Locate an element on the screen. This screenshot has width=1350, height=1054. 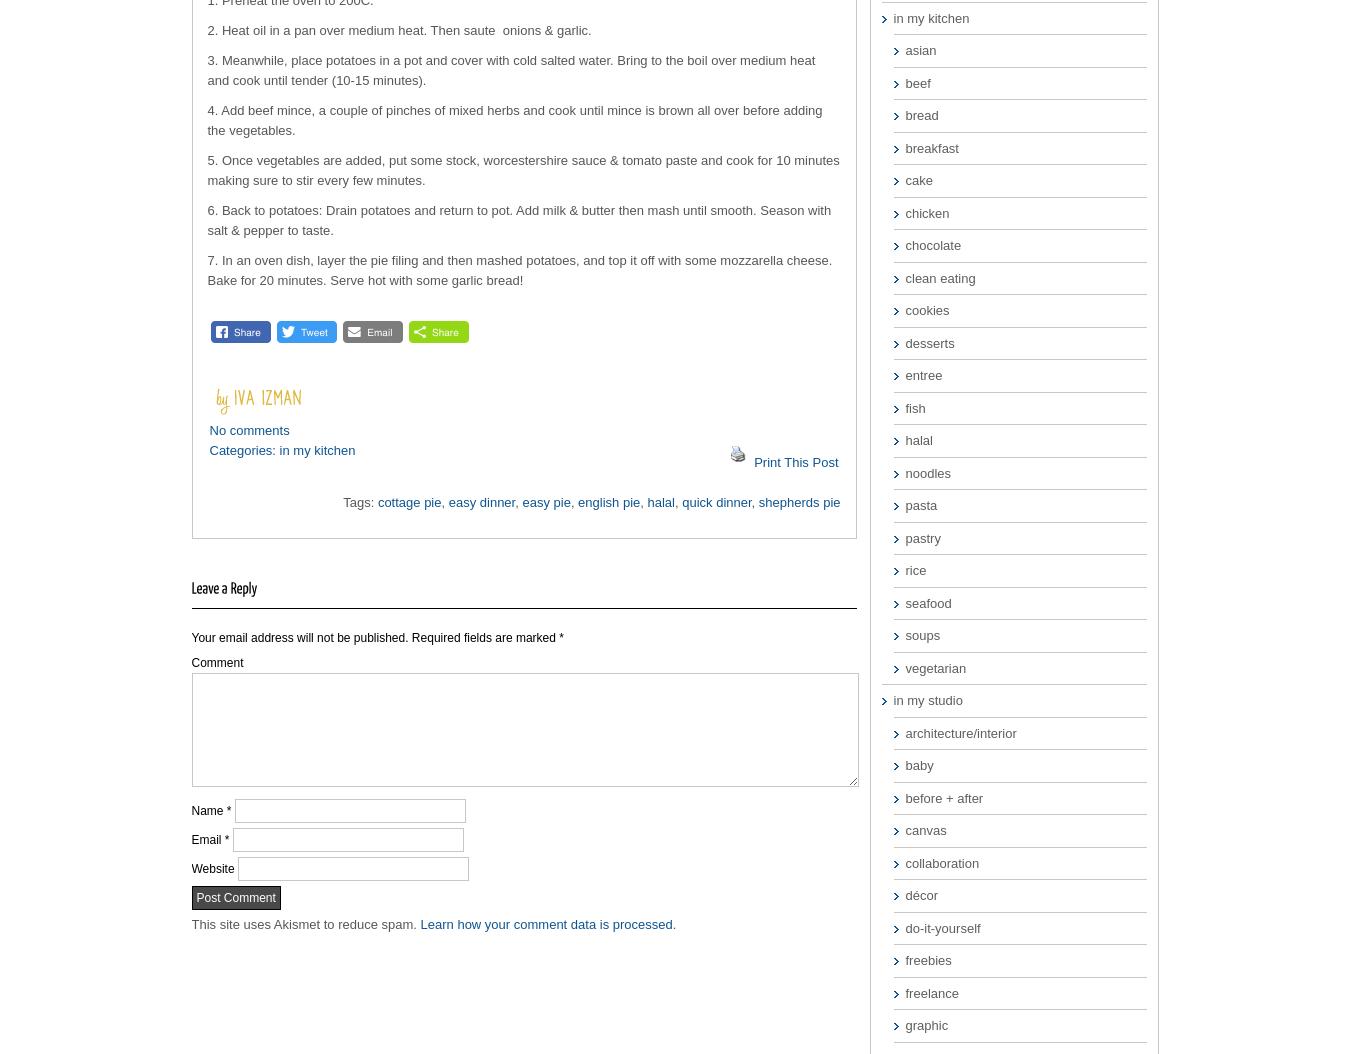
'shepherds pie' is located at coordinates (757, 501).